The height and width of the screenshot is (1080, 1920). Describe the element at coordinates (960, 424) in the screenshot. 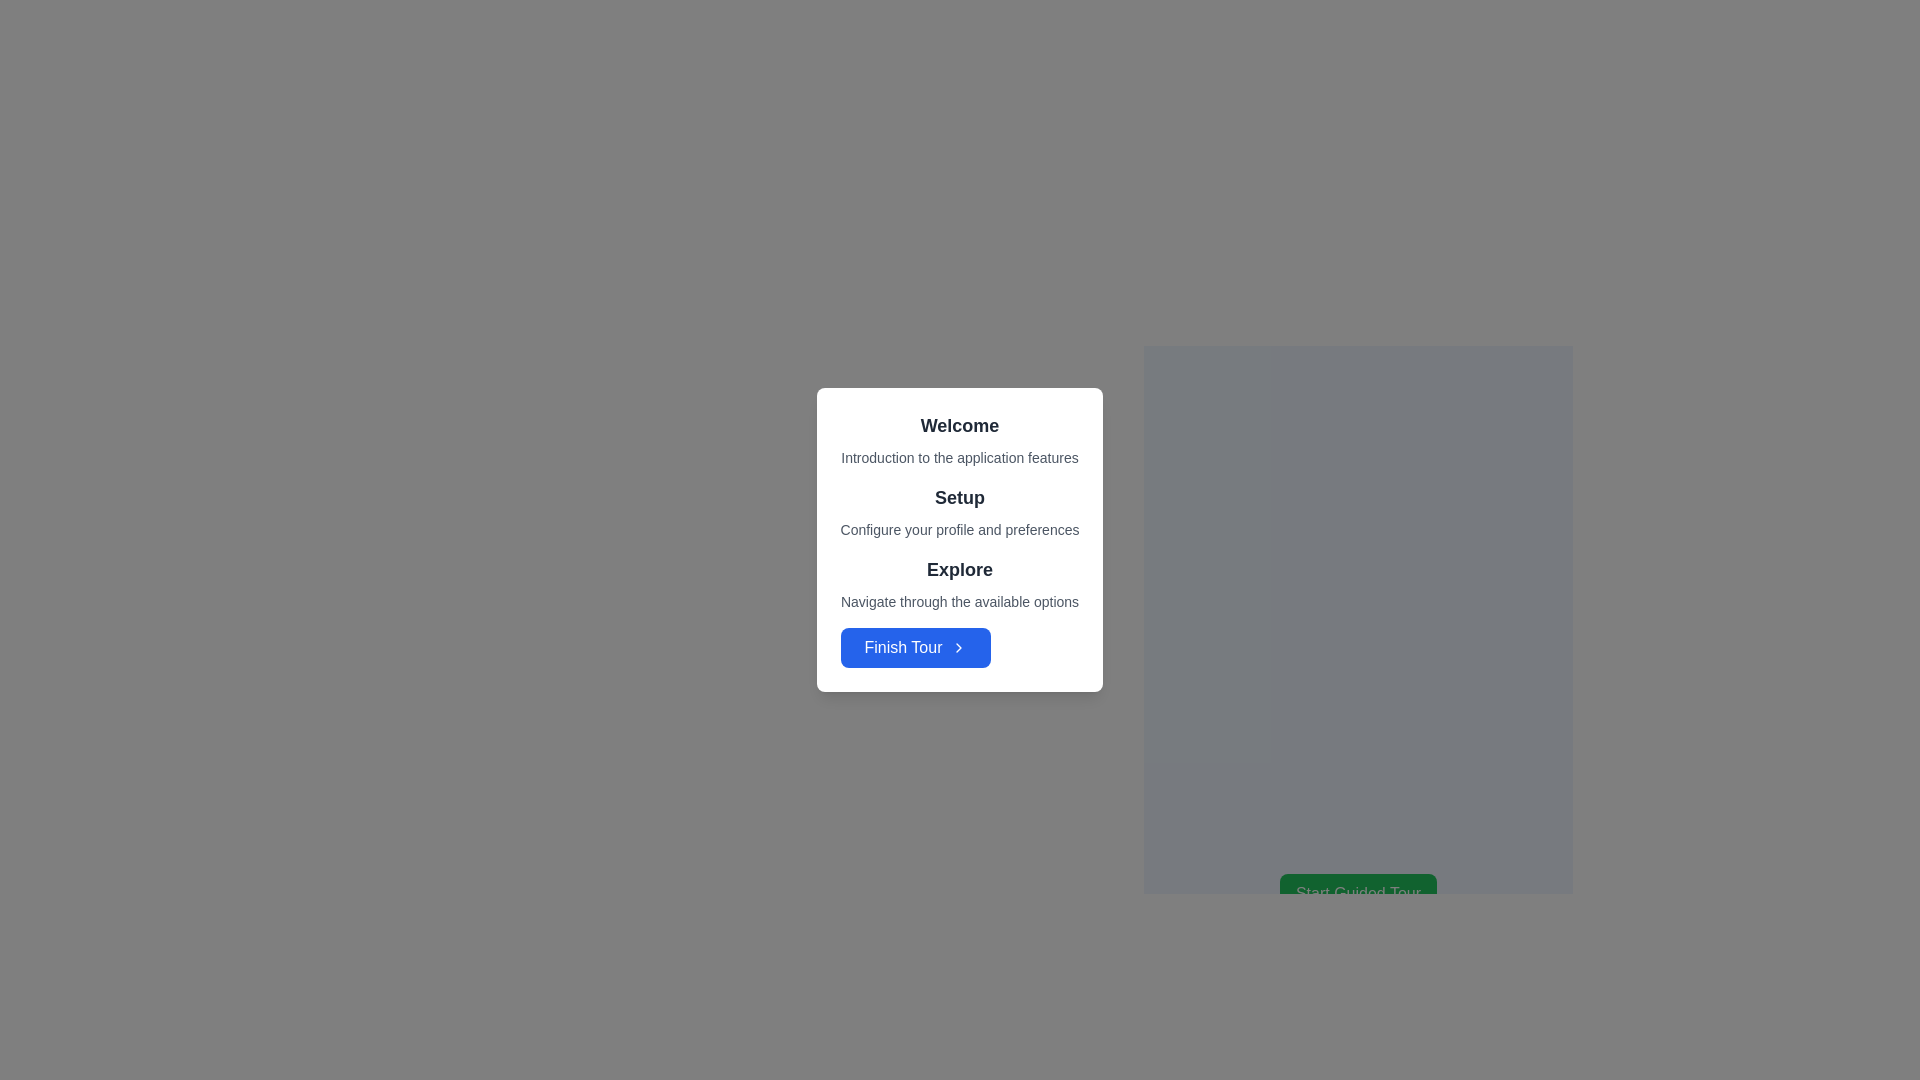

I see `introductory Text header that serves as a welcome message, centrally positioned at the top of the application's interface` at that location.